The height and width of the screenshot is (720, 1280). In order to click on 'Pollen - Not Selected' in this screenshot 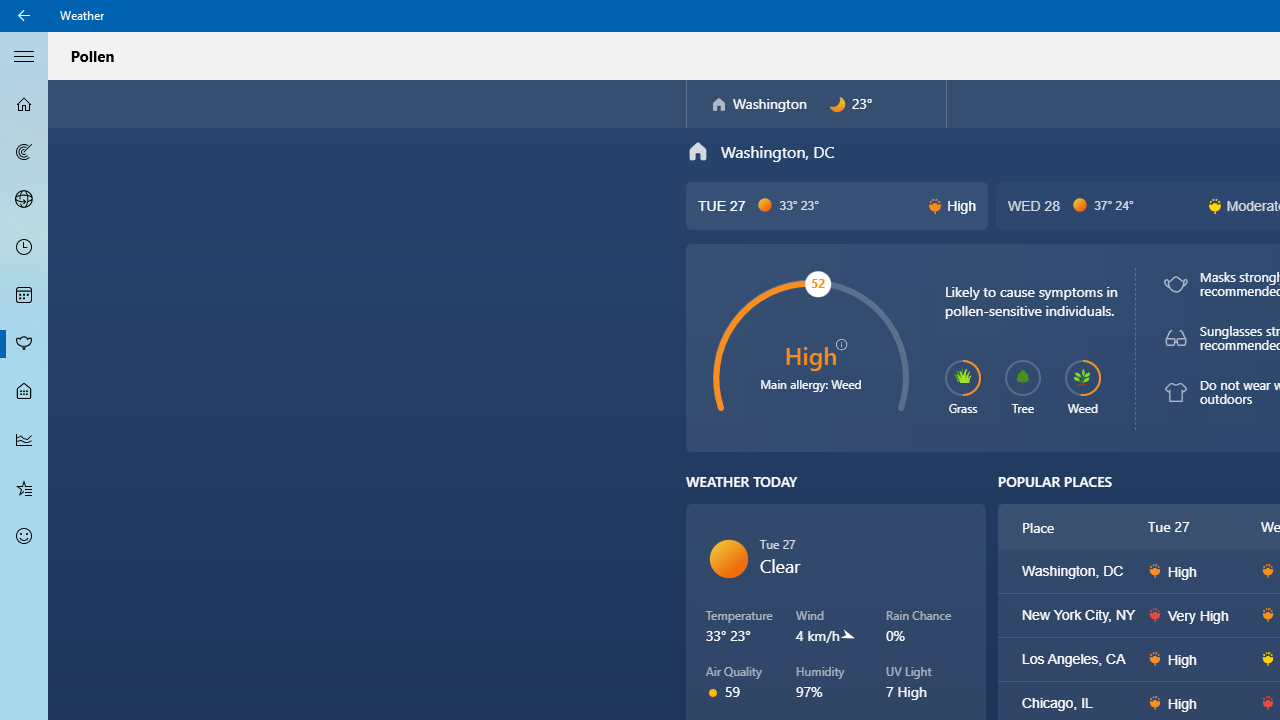, I will do `click(24, 342)`.